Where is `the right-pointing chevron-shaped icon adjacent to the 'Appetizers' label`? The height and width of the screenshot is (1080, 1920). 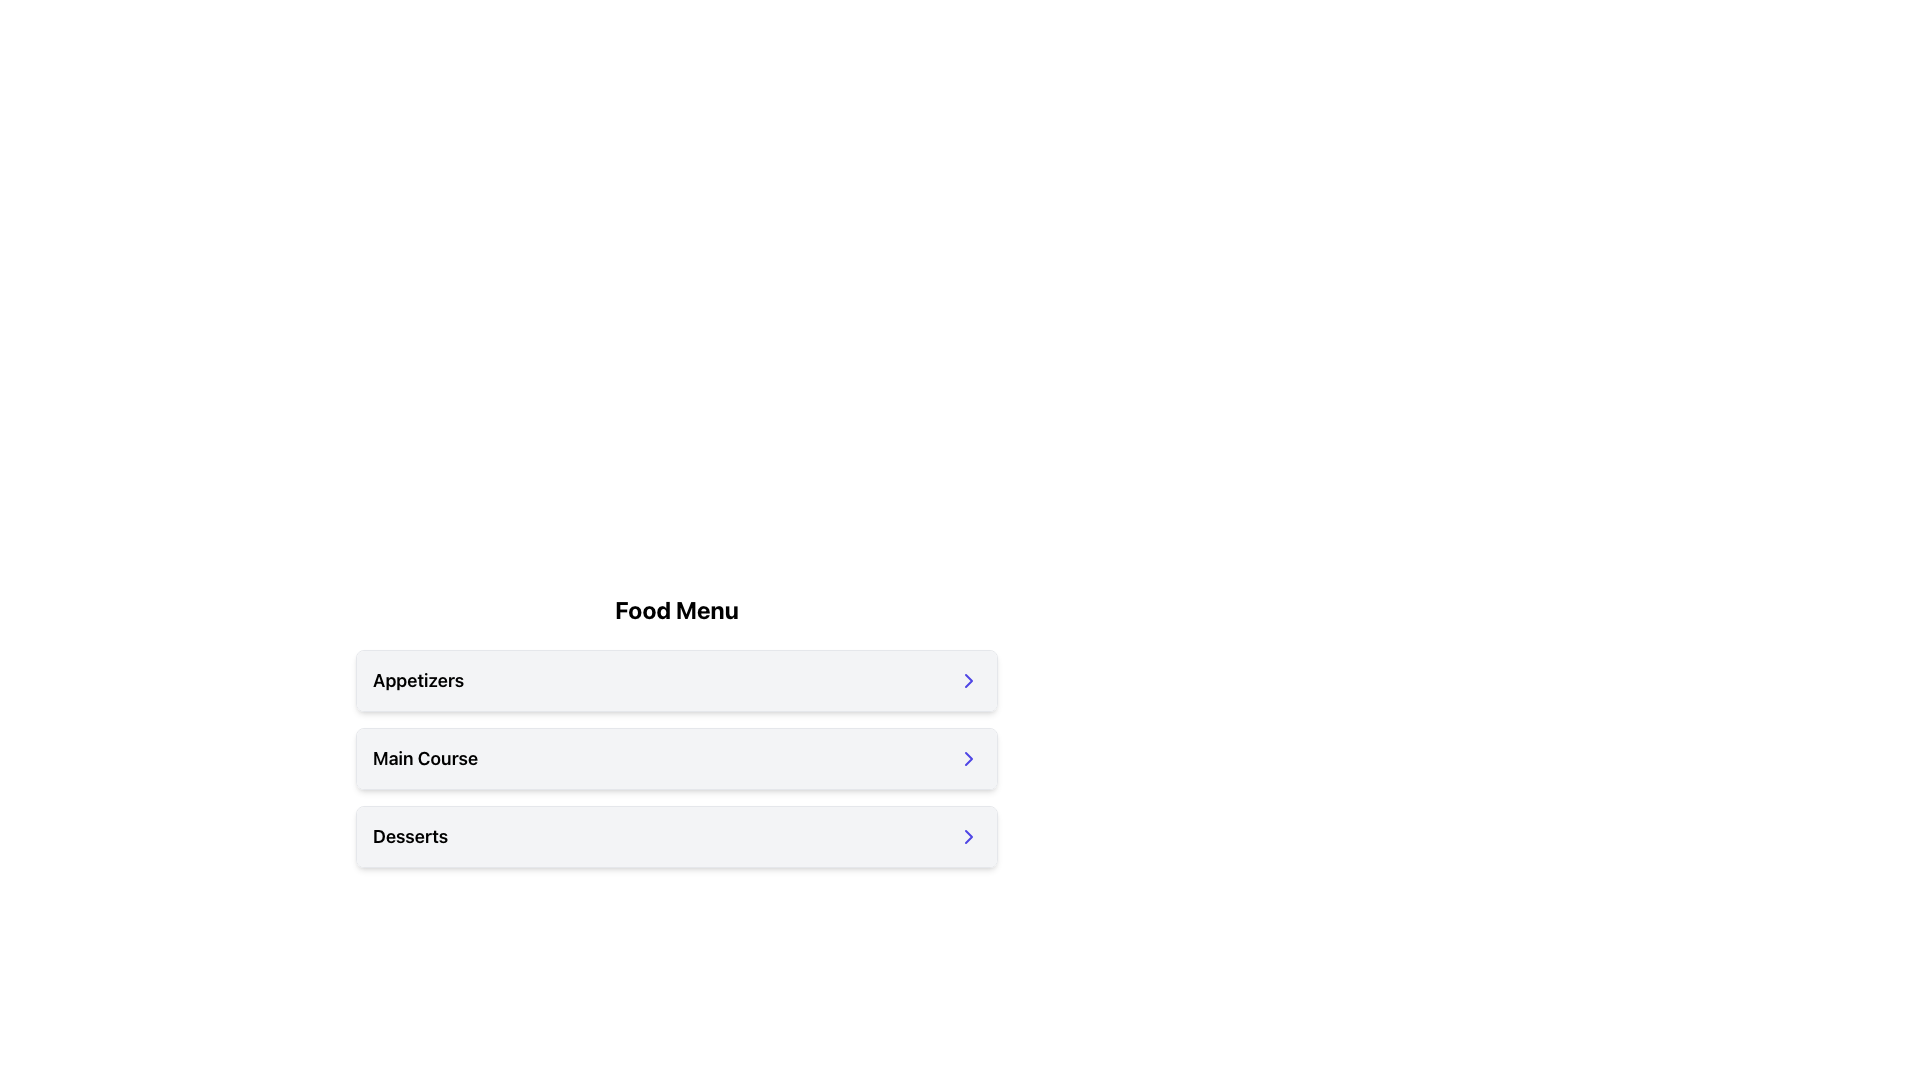 the right-pointing chevron-shaped icon adjacent to the 'Appetizers' label is located at coordinates (969, 680).